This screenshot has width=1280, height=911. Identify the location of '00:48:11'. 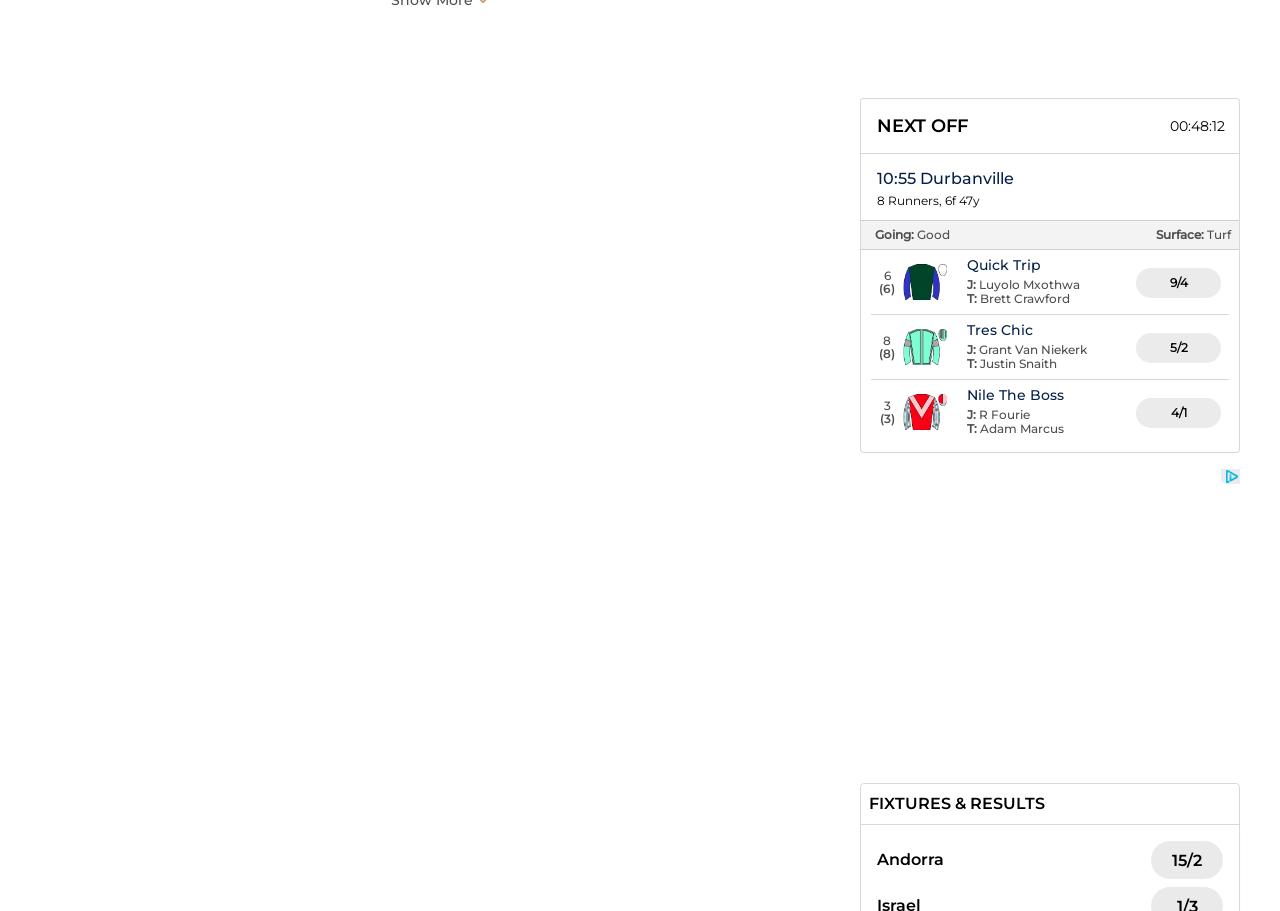
(1196, 124).